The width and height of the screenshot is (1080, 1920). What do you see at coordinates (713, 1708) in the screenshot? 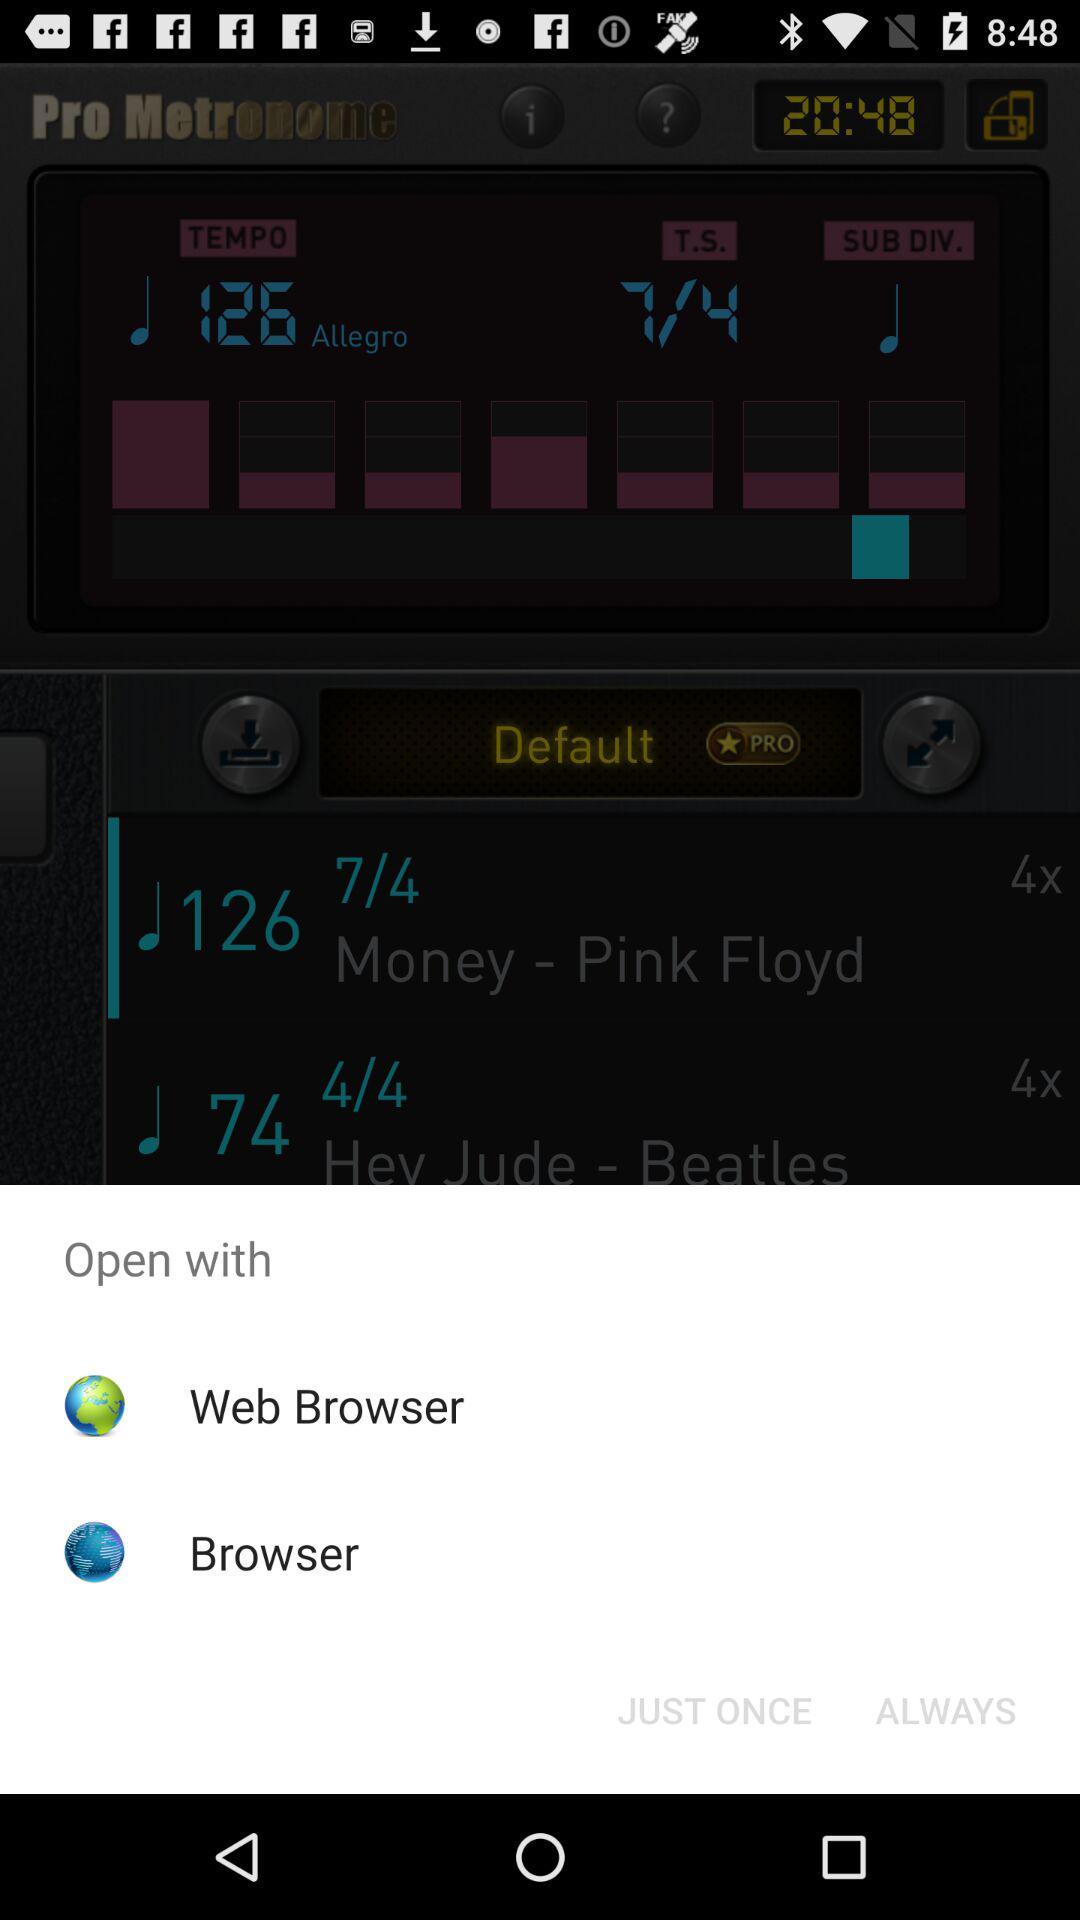
I see `just once` at bounding box center [713, 1708].